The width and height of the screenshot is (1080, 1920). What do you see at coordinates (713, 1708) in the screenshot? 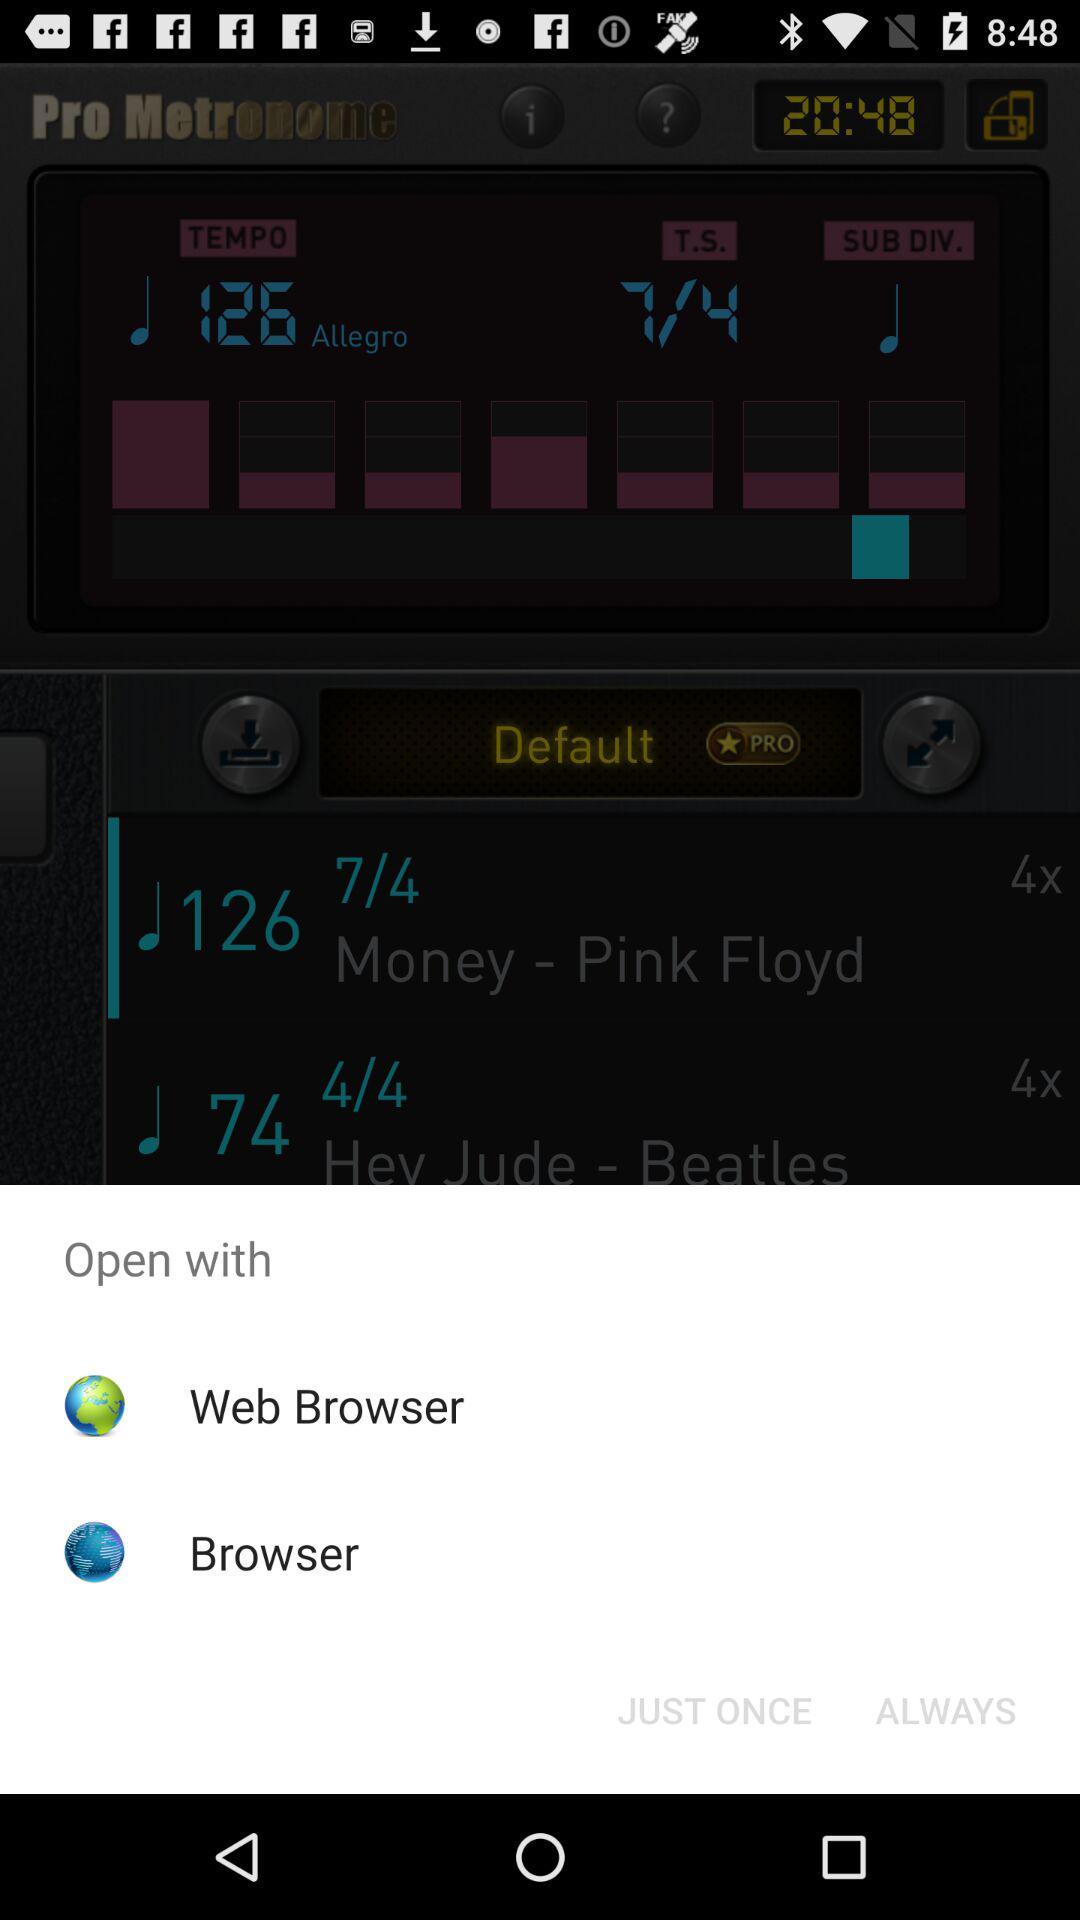
I see `just once` at bounding box center [713, 1708].